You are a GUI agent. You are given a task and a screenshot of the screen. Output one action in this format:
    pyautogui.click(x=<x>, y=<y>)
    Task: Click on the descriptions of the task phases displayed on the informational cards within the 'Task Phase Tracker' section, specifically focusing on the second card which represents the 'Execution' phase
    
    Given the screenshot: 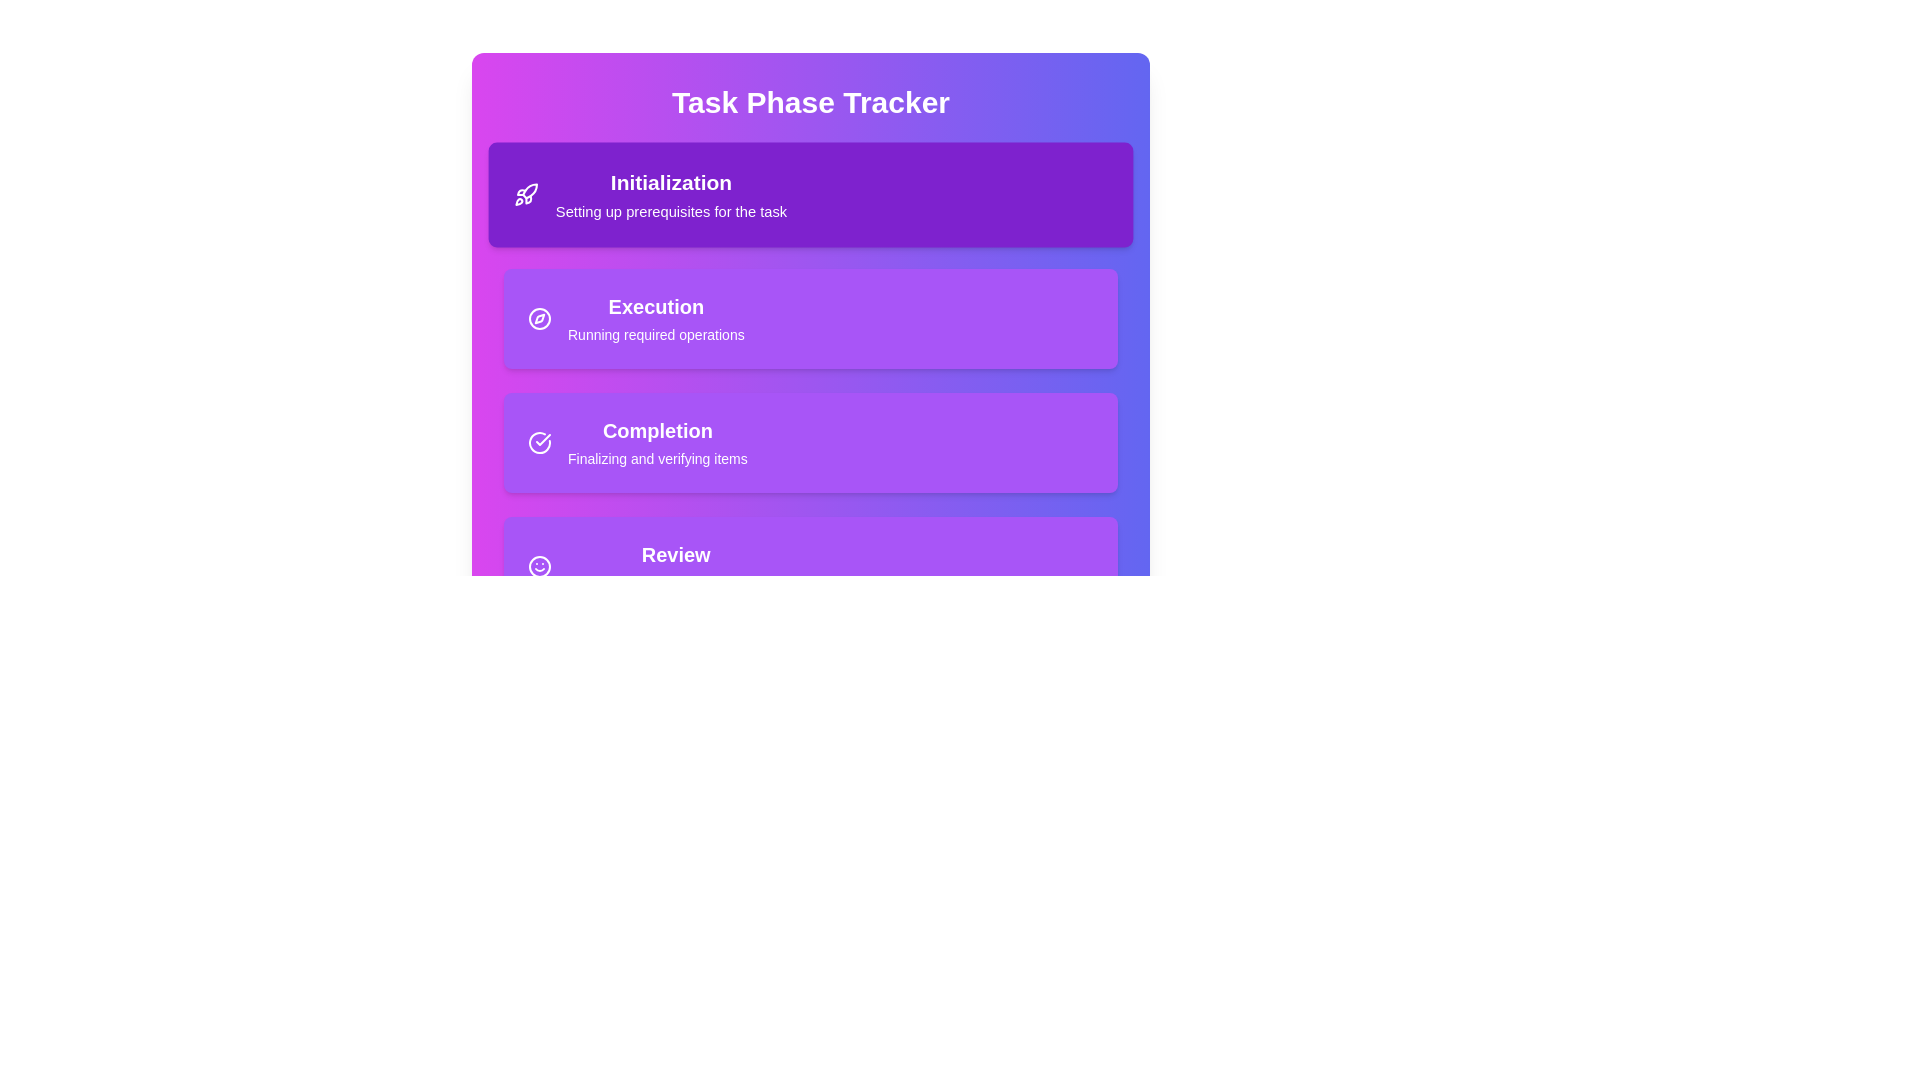 What is the action you would take?
    pyautogui.click(x=811, y=381)
    